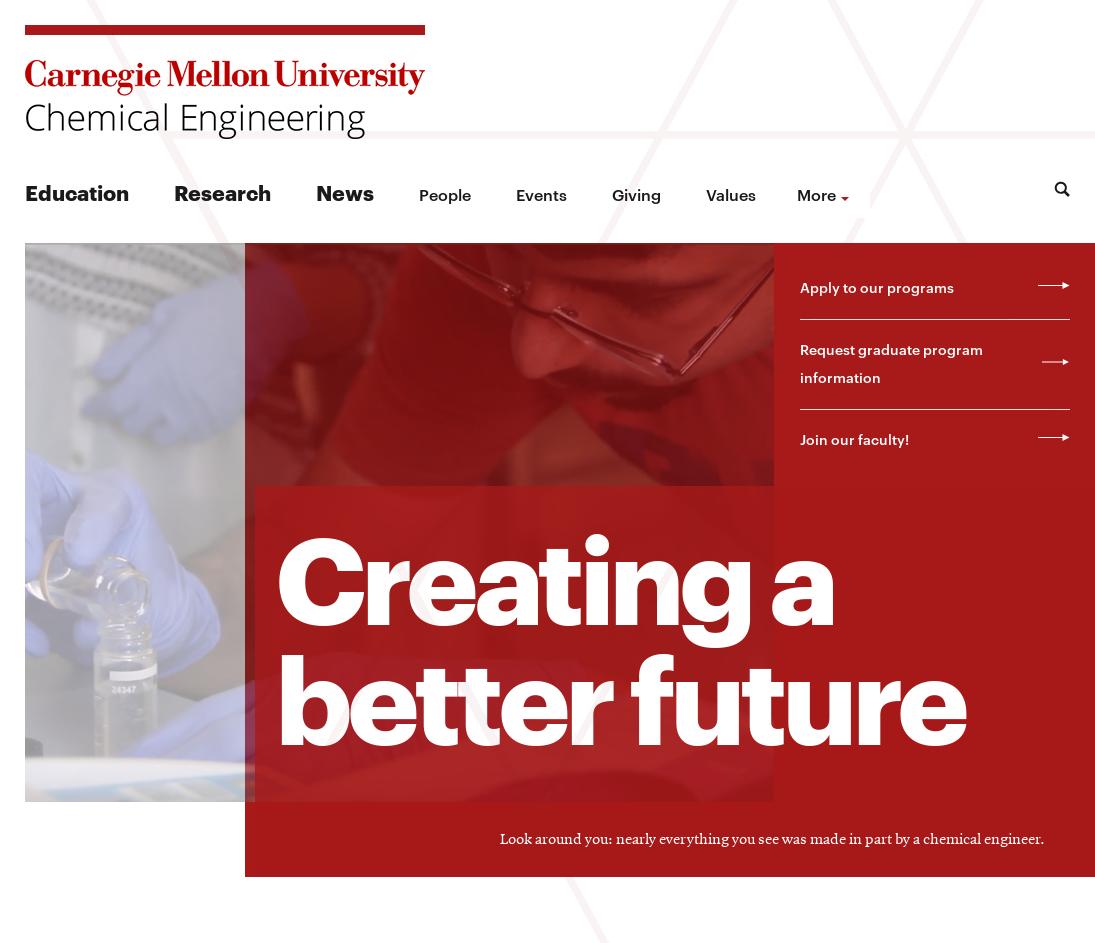 The height and width of the screenshot is (943, 1095). What do you see at coordinates (889, 362) in the screenshot?
I see `'Request graduate program information'` at bounding box center [889, 362].